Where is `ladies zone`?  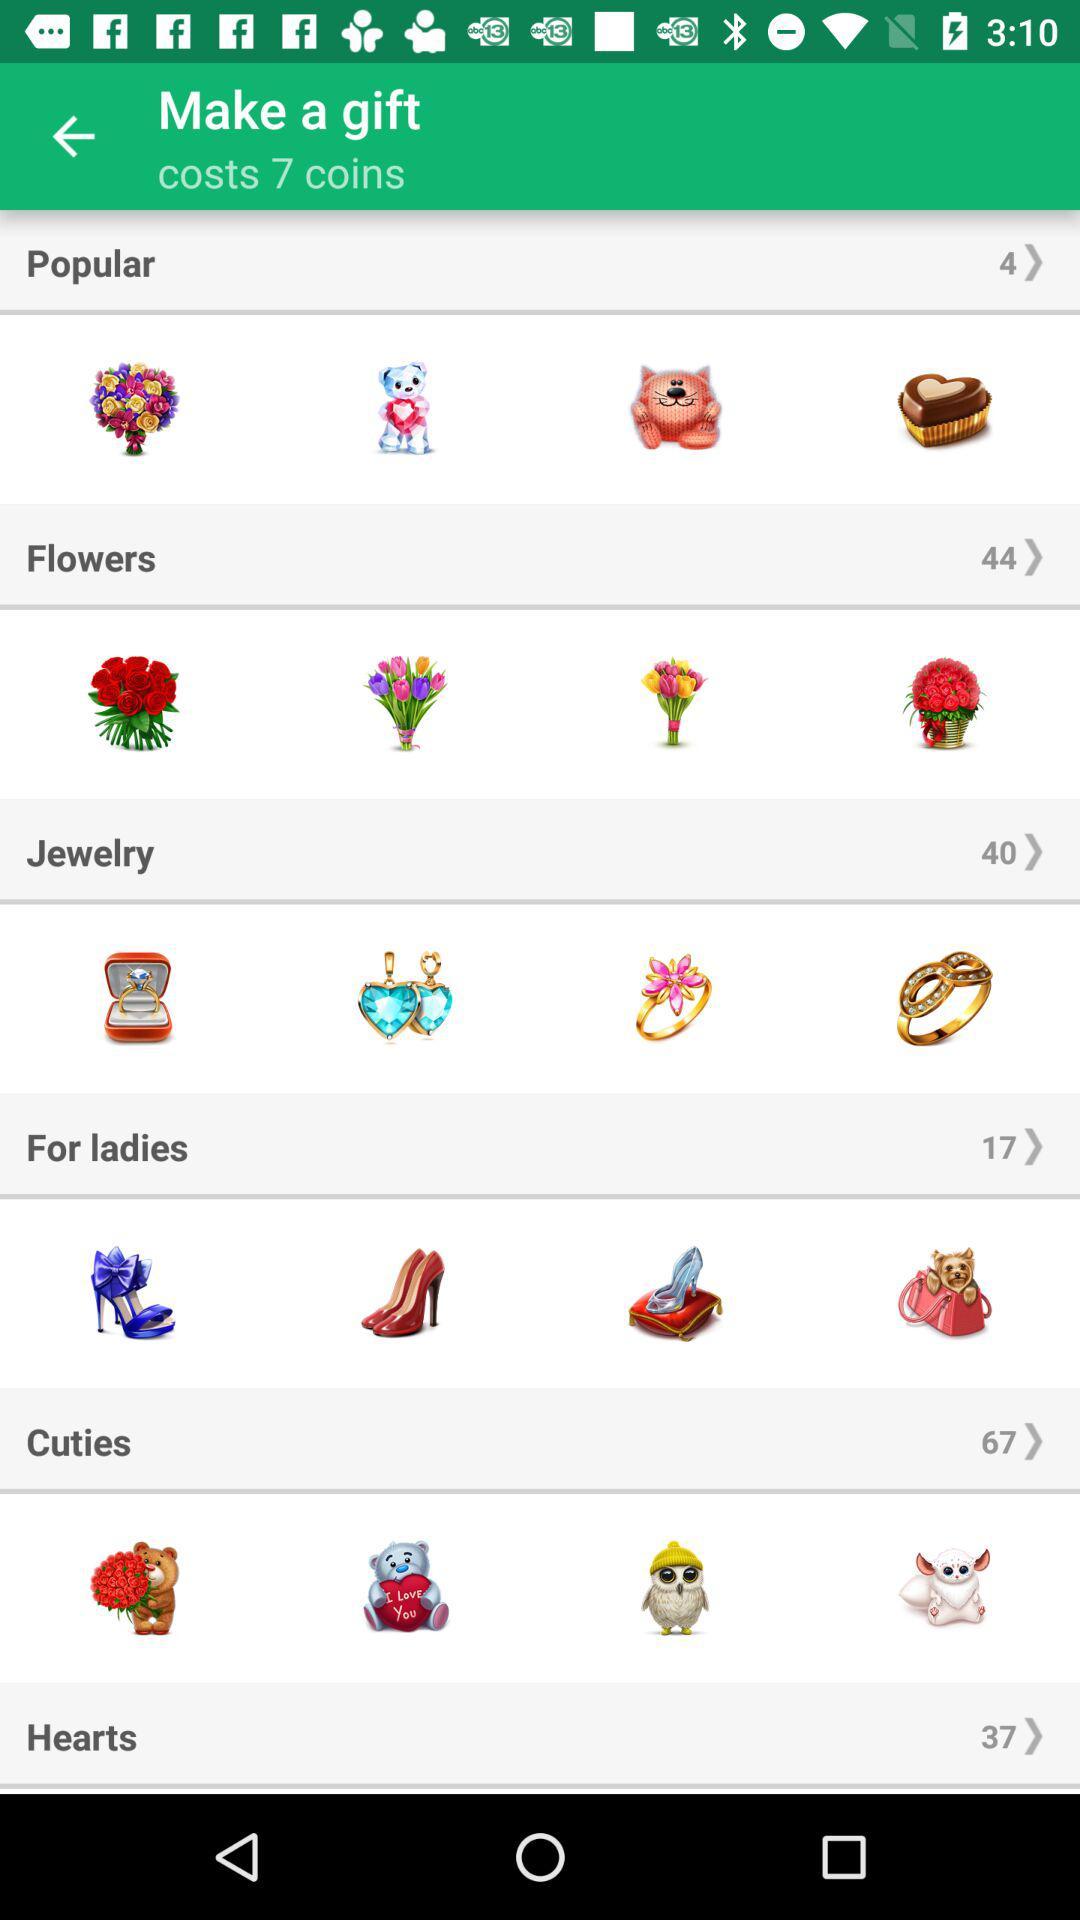 ladies zone is located at coordinates (675, 1293).